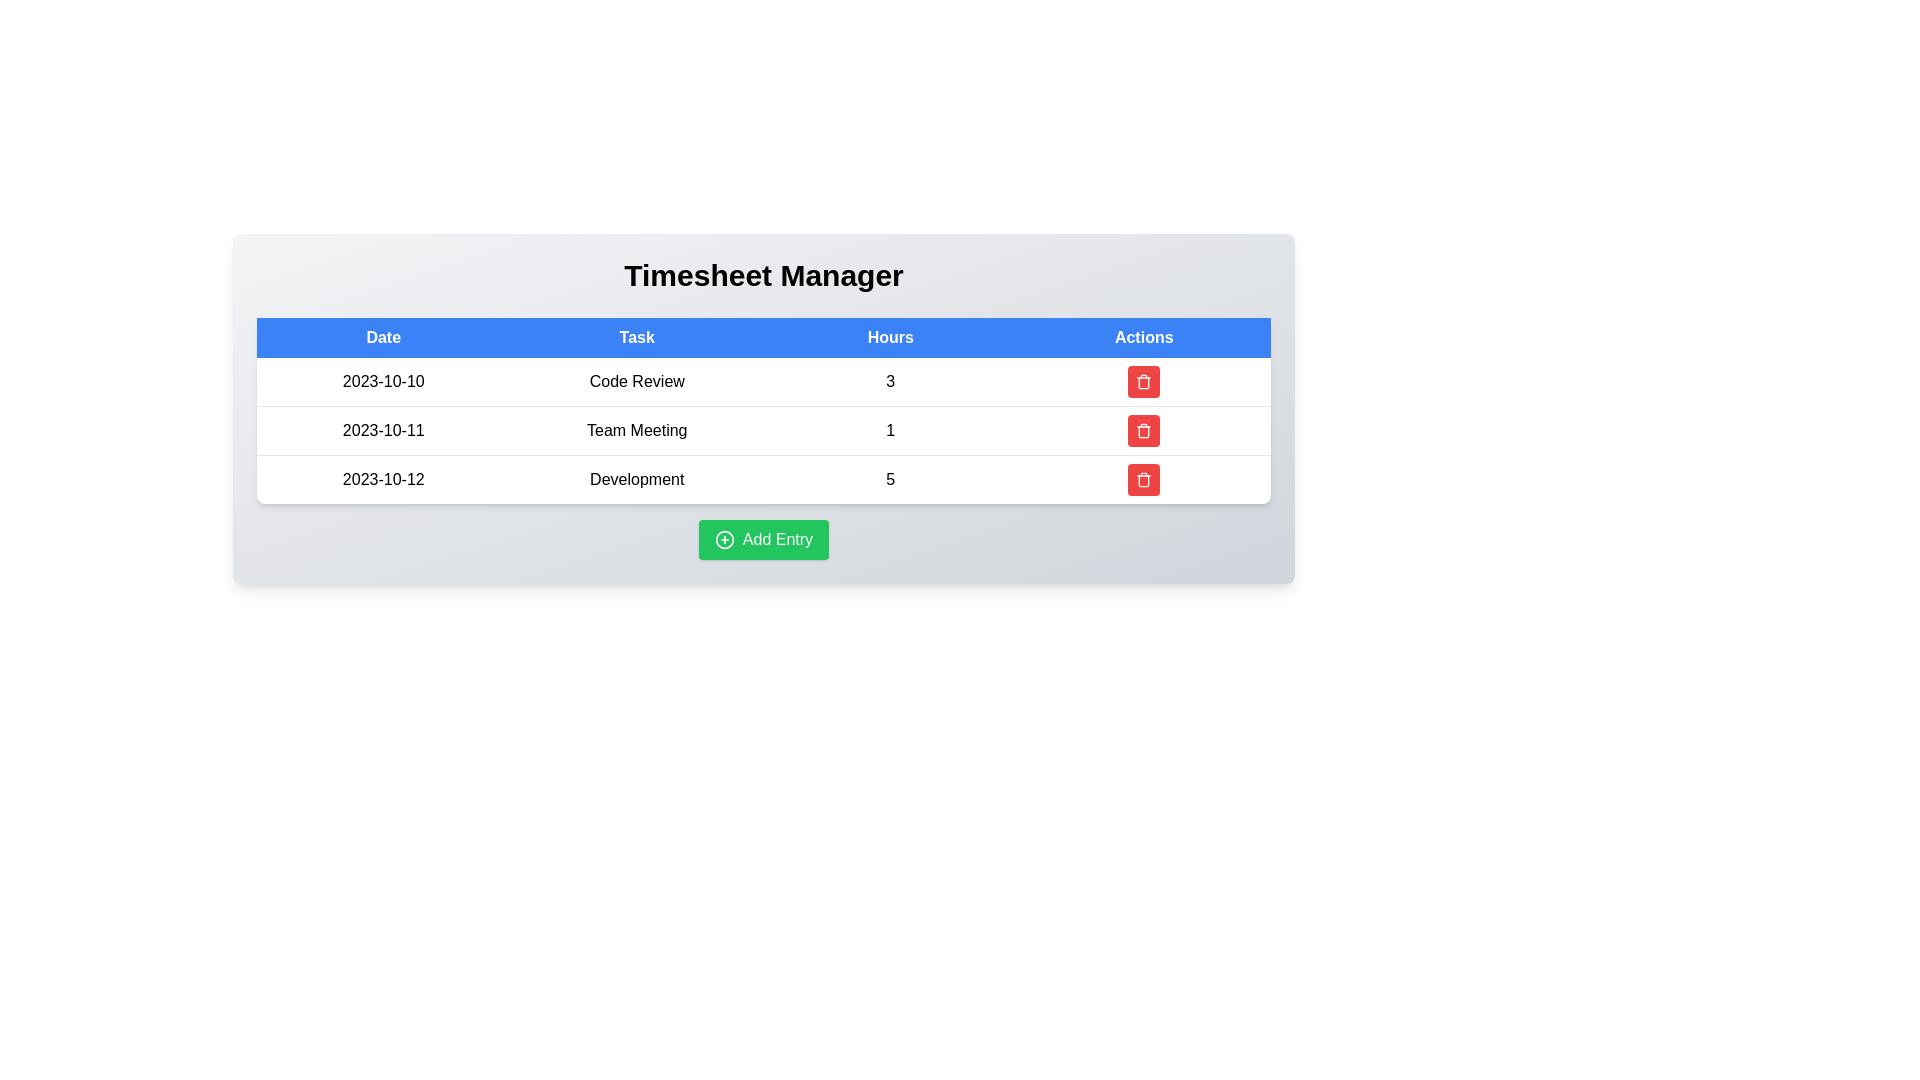 This screenshot has height=1080, width=1920. Describe the element at coordinates (383, 337) in the screenshot. I see `the Text label which serves as the header for the date column in the table, positioned at the top-left corner of the header section` at that location.